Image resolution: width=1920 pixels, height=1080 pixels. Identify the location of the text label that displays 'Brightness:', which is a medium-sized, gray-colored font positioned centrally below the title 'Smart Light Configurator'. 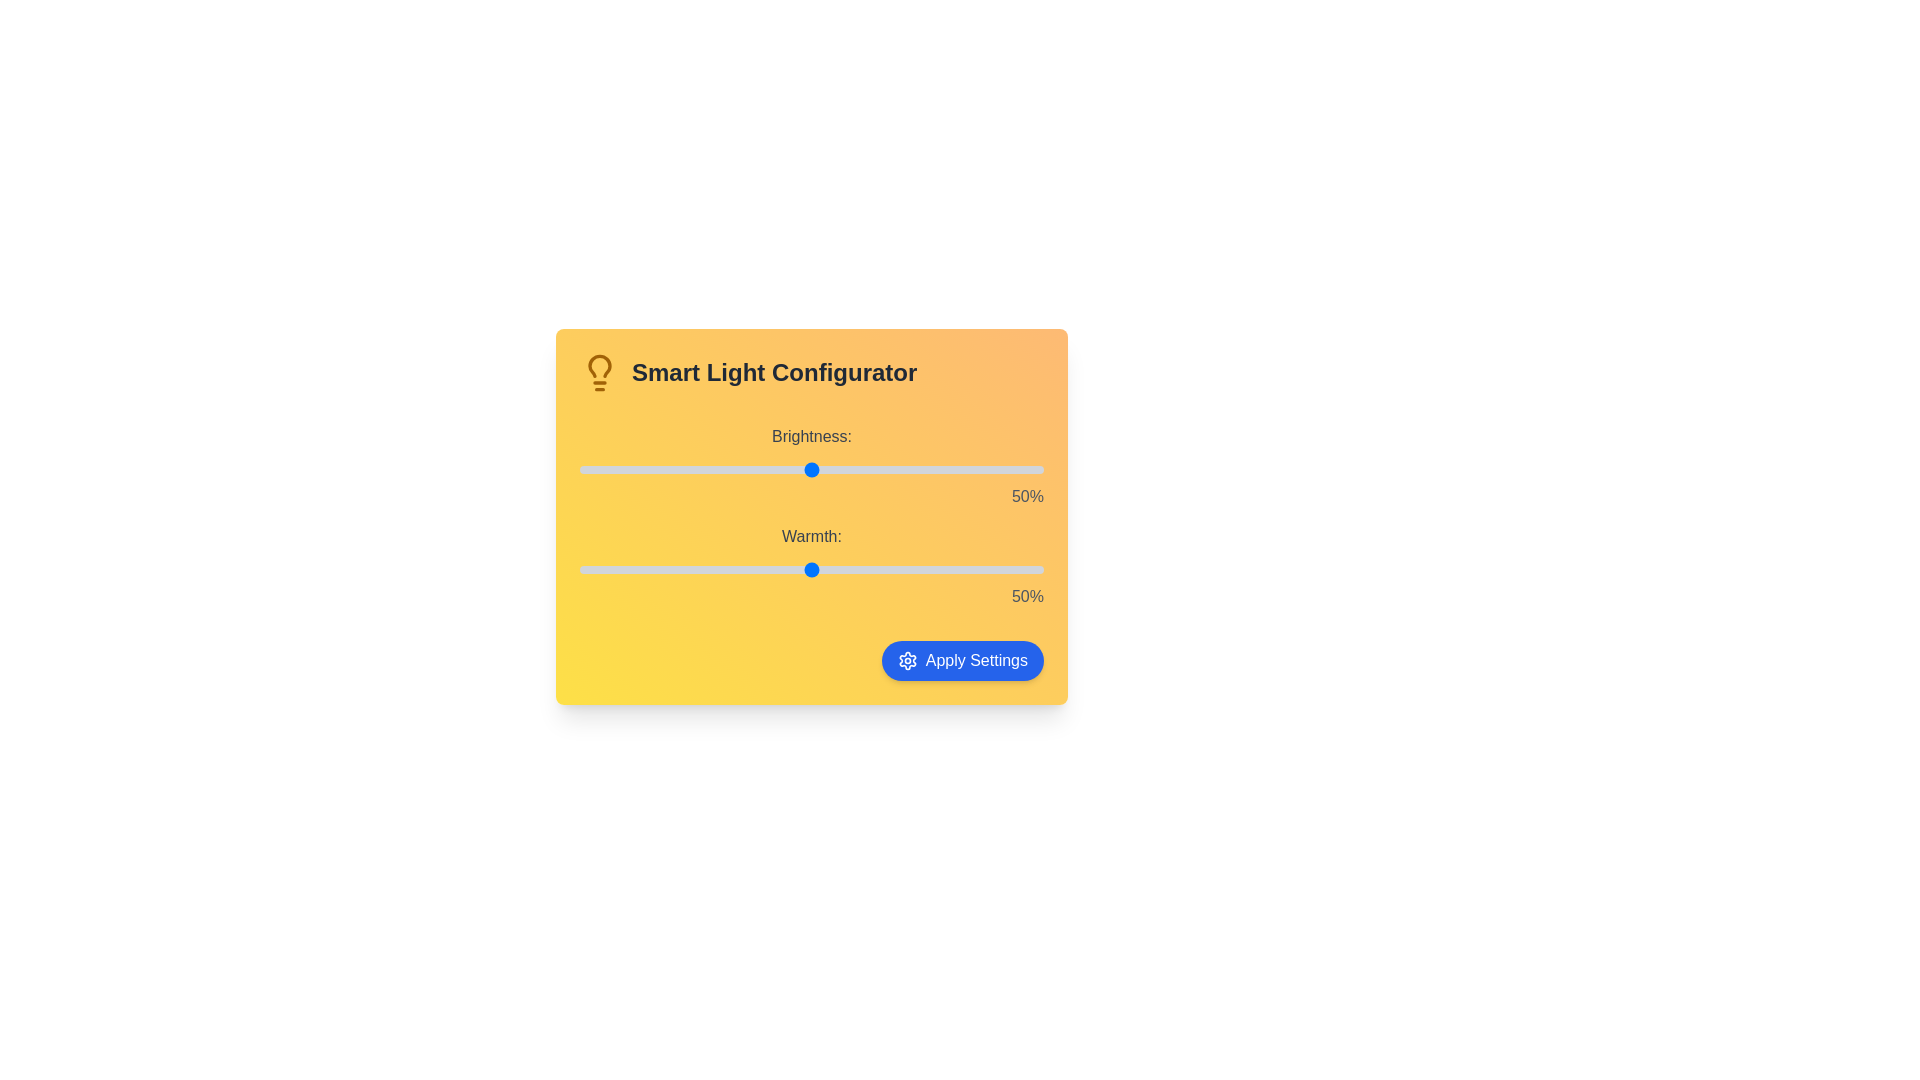
(811, 435).